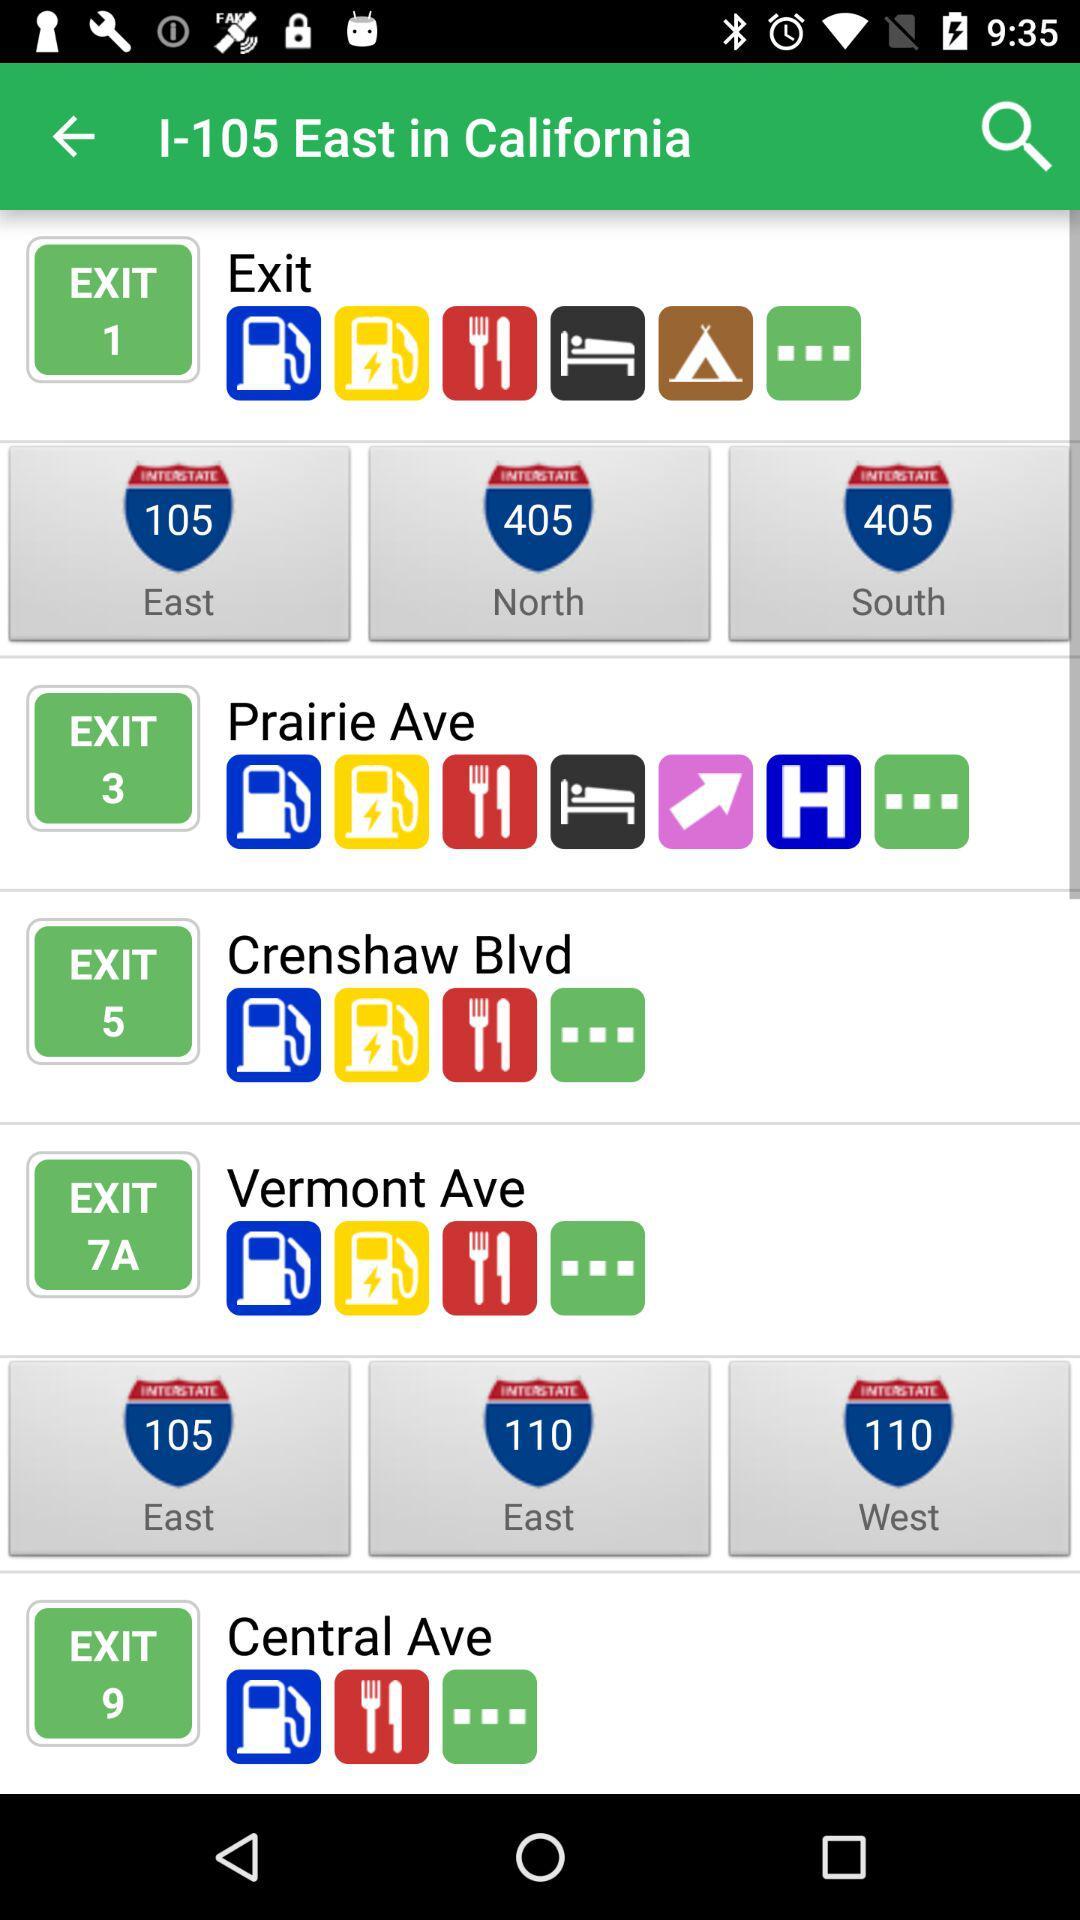 This screenshot has height=1920, width=1080. What do you see at coordinates (113, 1019) in the screenshot?
I see `icon to the left of crenshaw blvd item` at bounding box center [113, 1019].